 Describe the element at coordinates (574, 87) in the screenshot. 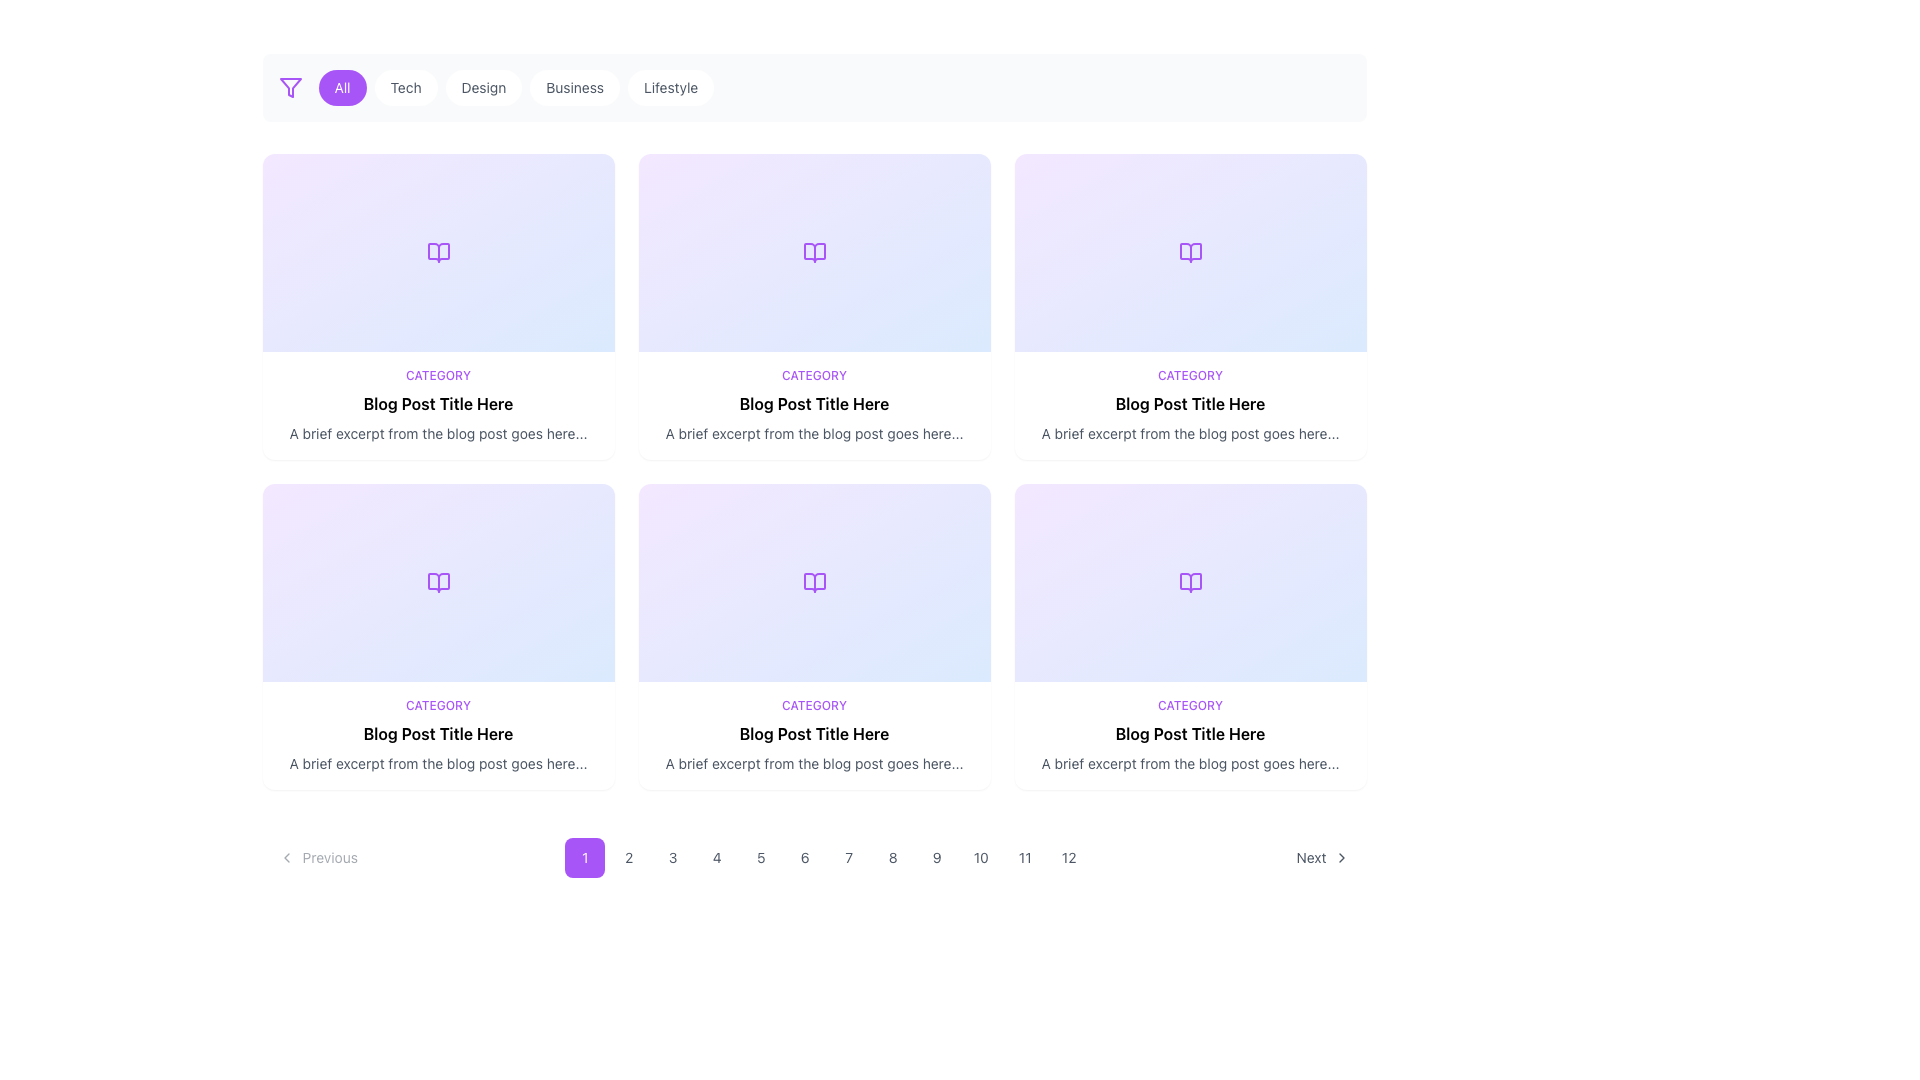

I see `the 'Business' tab in the navigation bar to filter content by the 'Business' category` at that location.